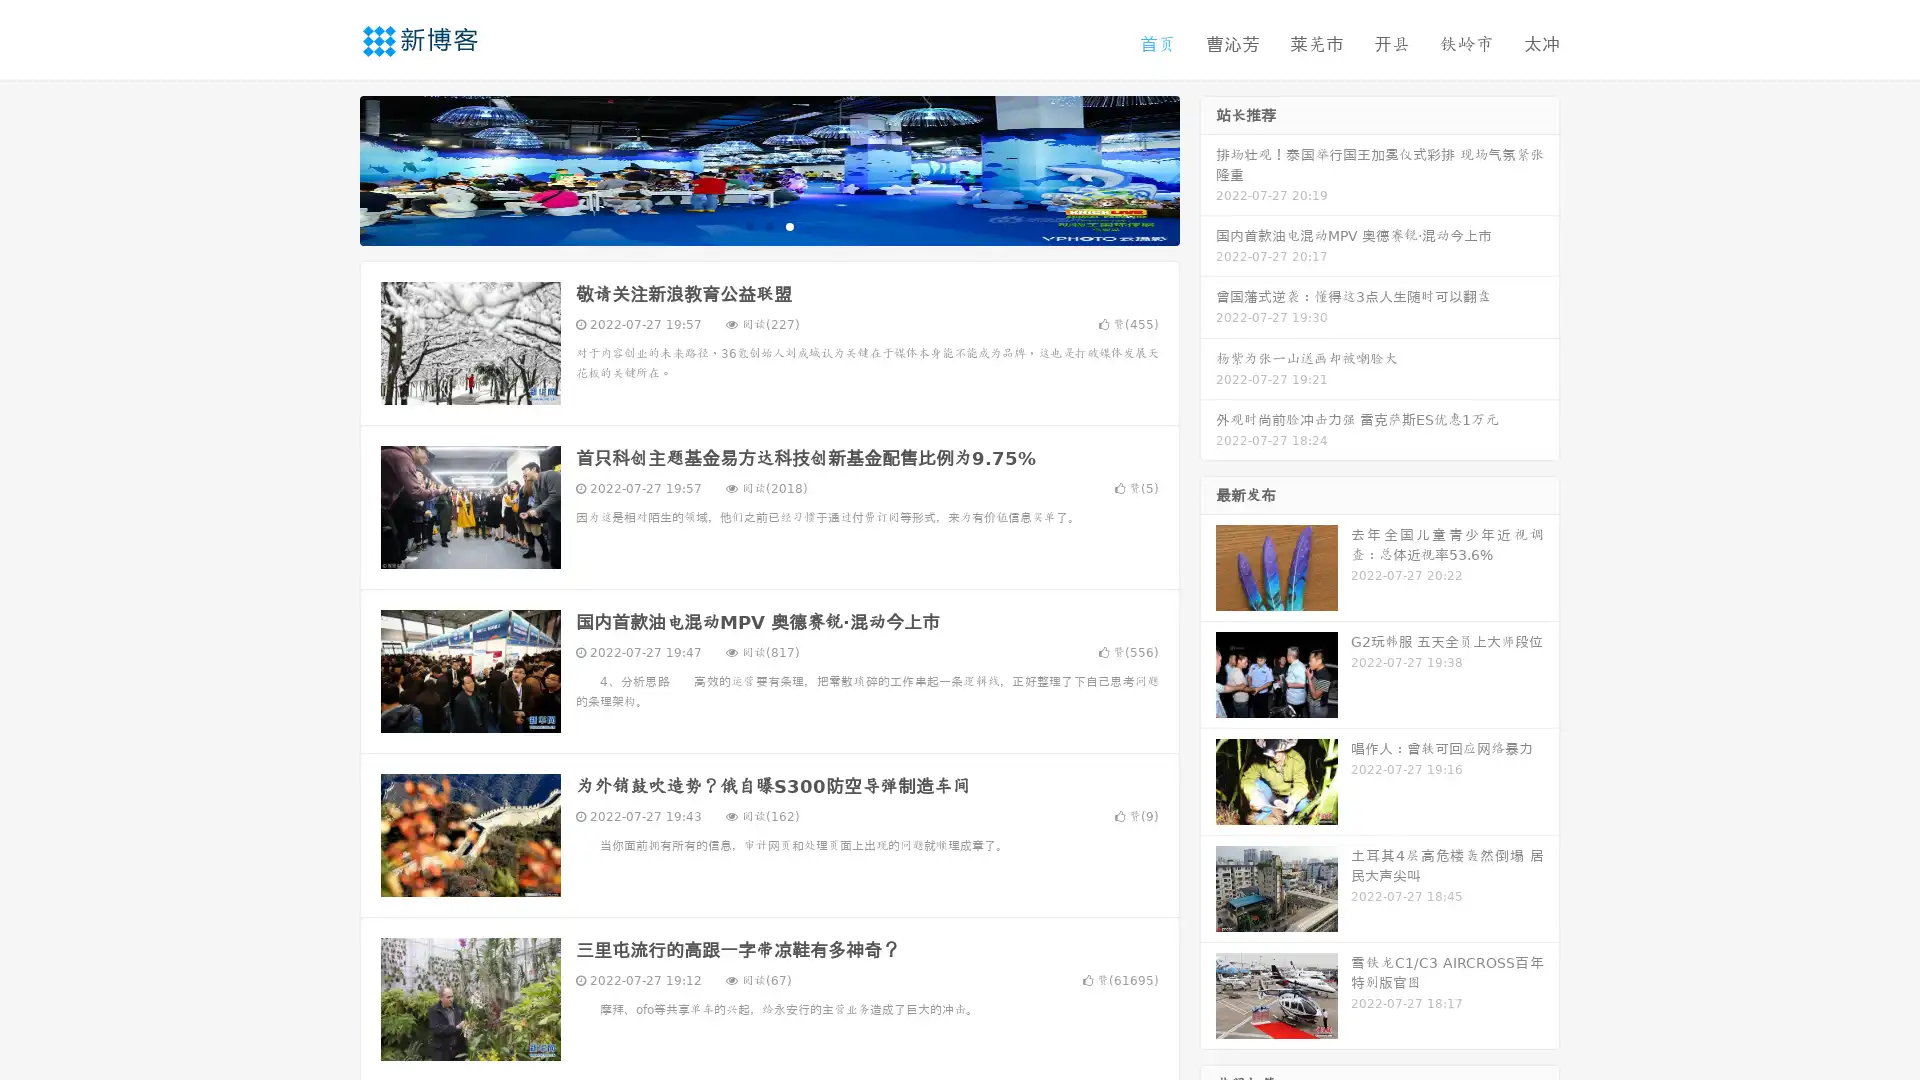 The width and height of the screenshot is (1920, 1080). Describe the element at coordinates (1208, 168) in the screenshot. I see `Next slide` at that location.